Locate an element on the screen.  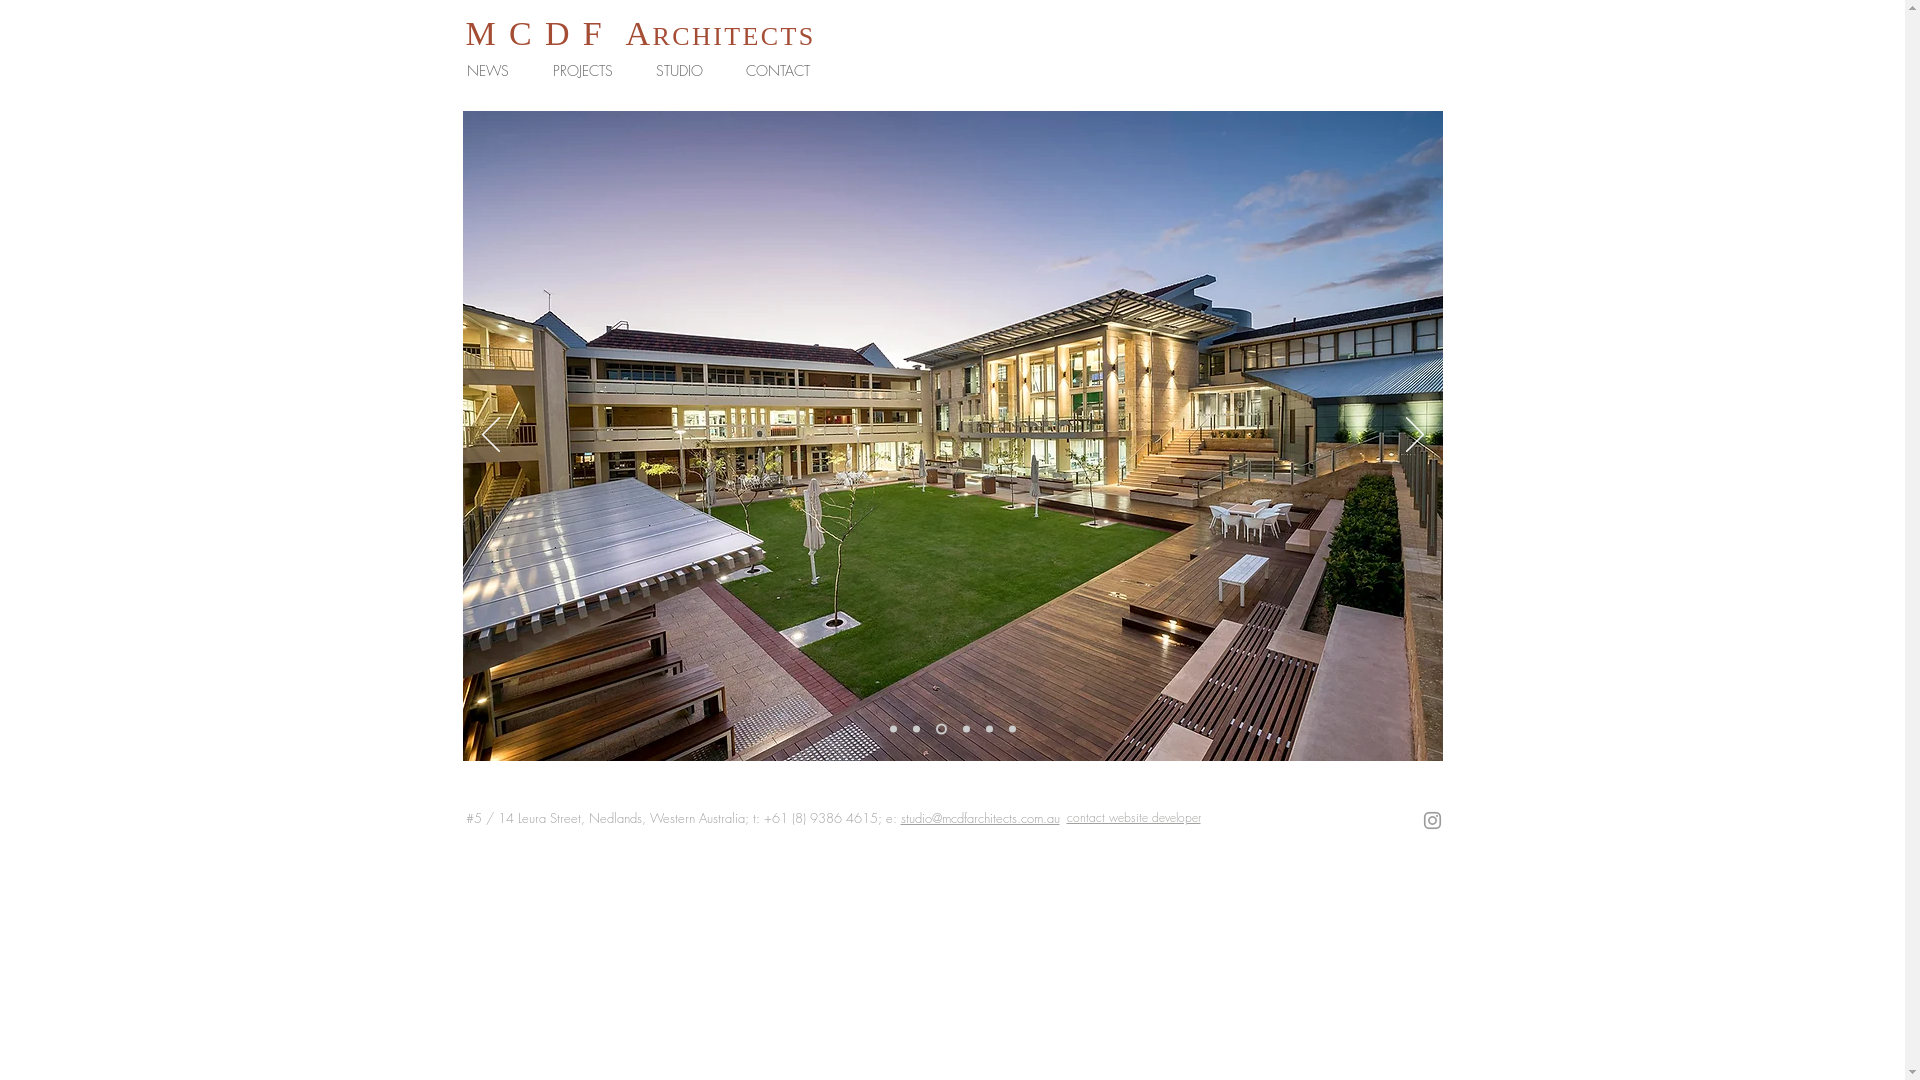
'CONTACT' is located at coordinates (782, 69).